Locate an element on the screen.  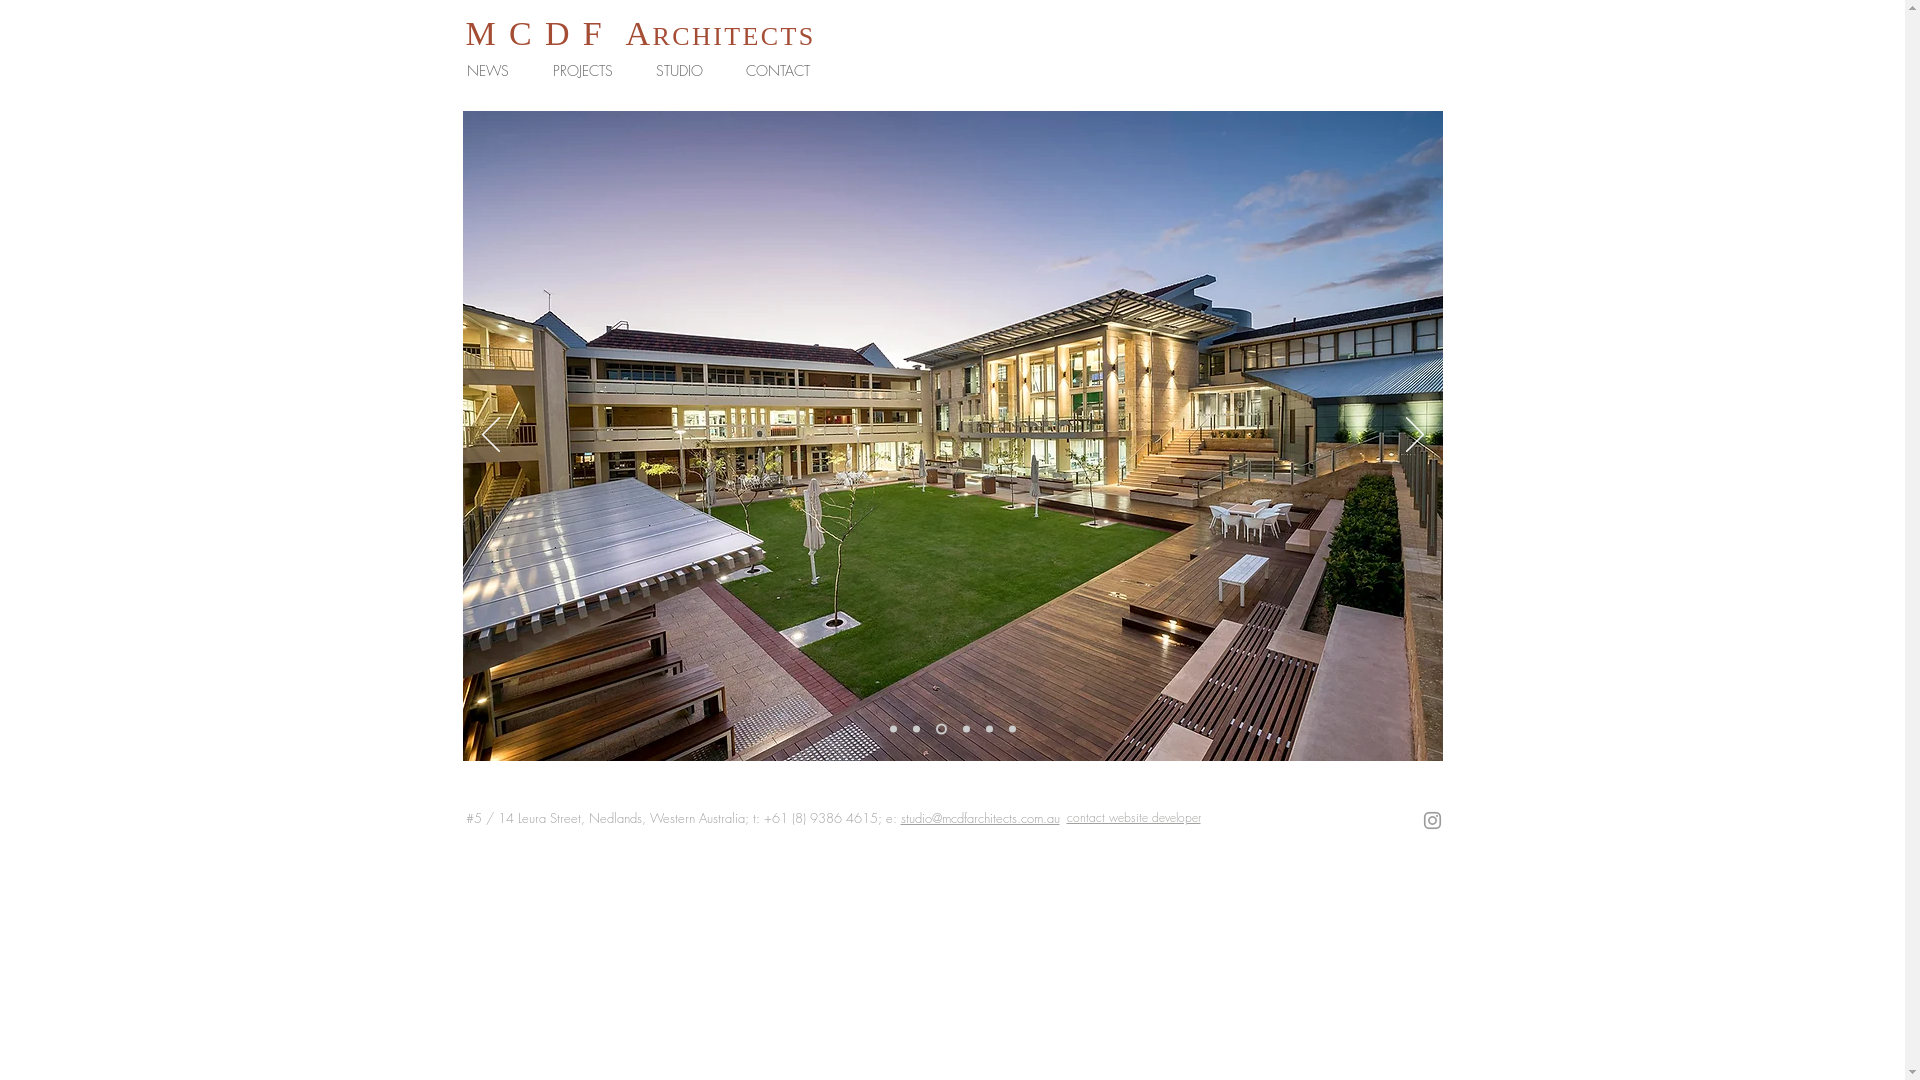
'CONTACT' is located at coordinates (782, 69).